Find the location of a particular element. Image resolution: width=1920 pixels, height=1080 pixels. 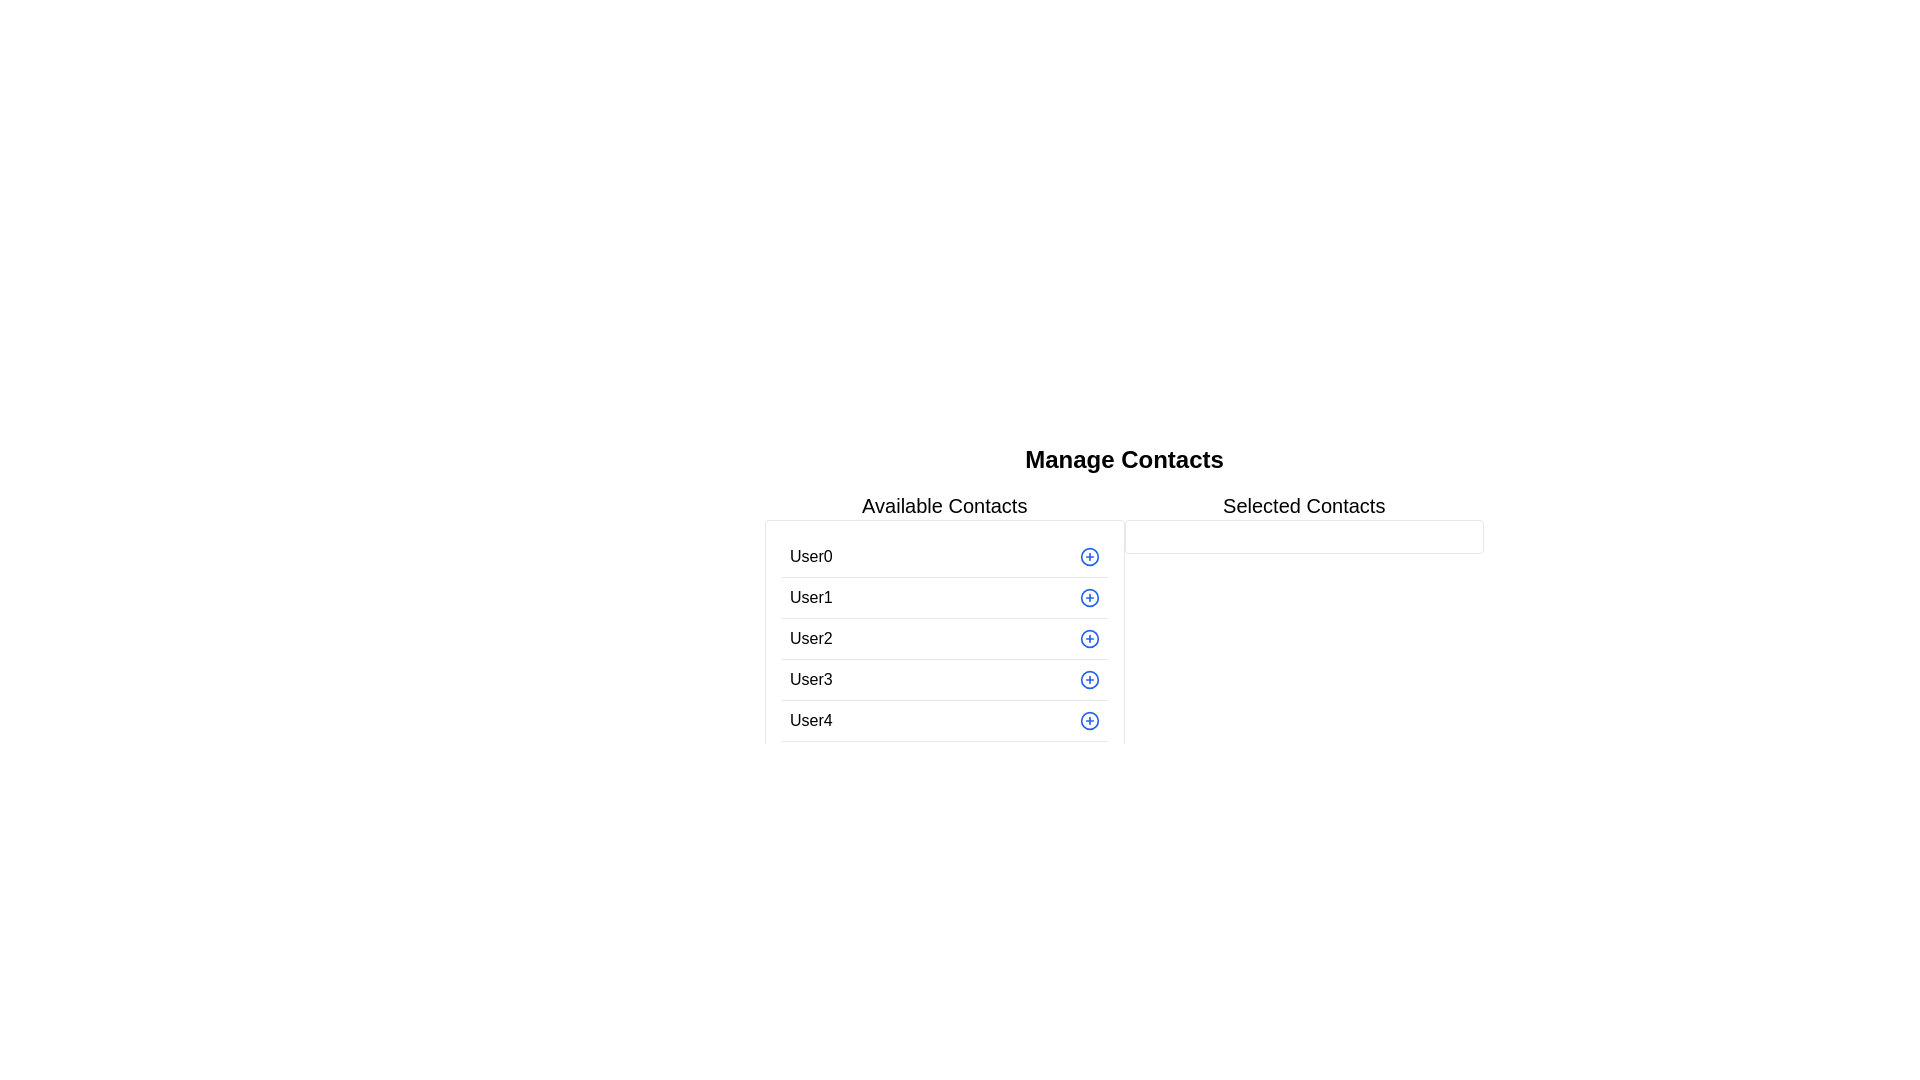

the username 'User3' which is the fourth entry in the list of 'Available Contacts' is located at coordinates (811, 678).